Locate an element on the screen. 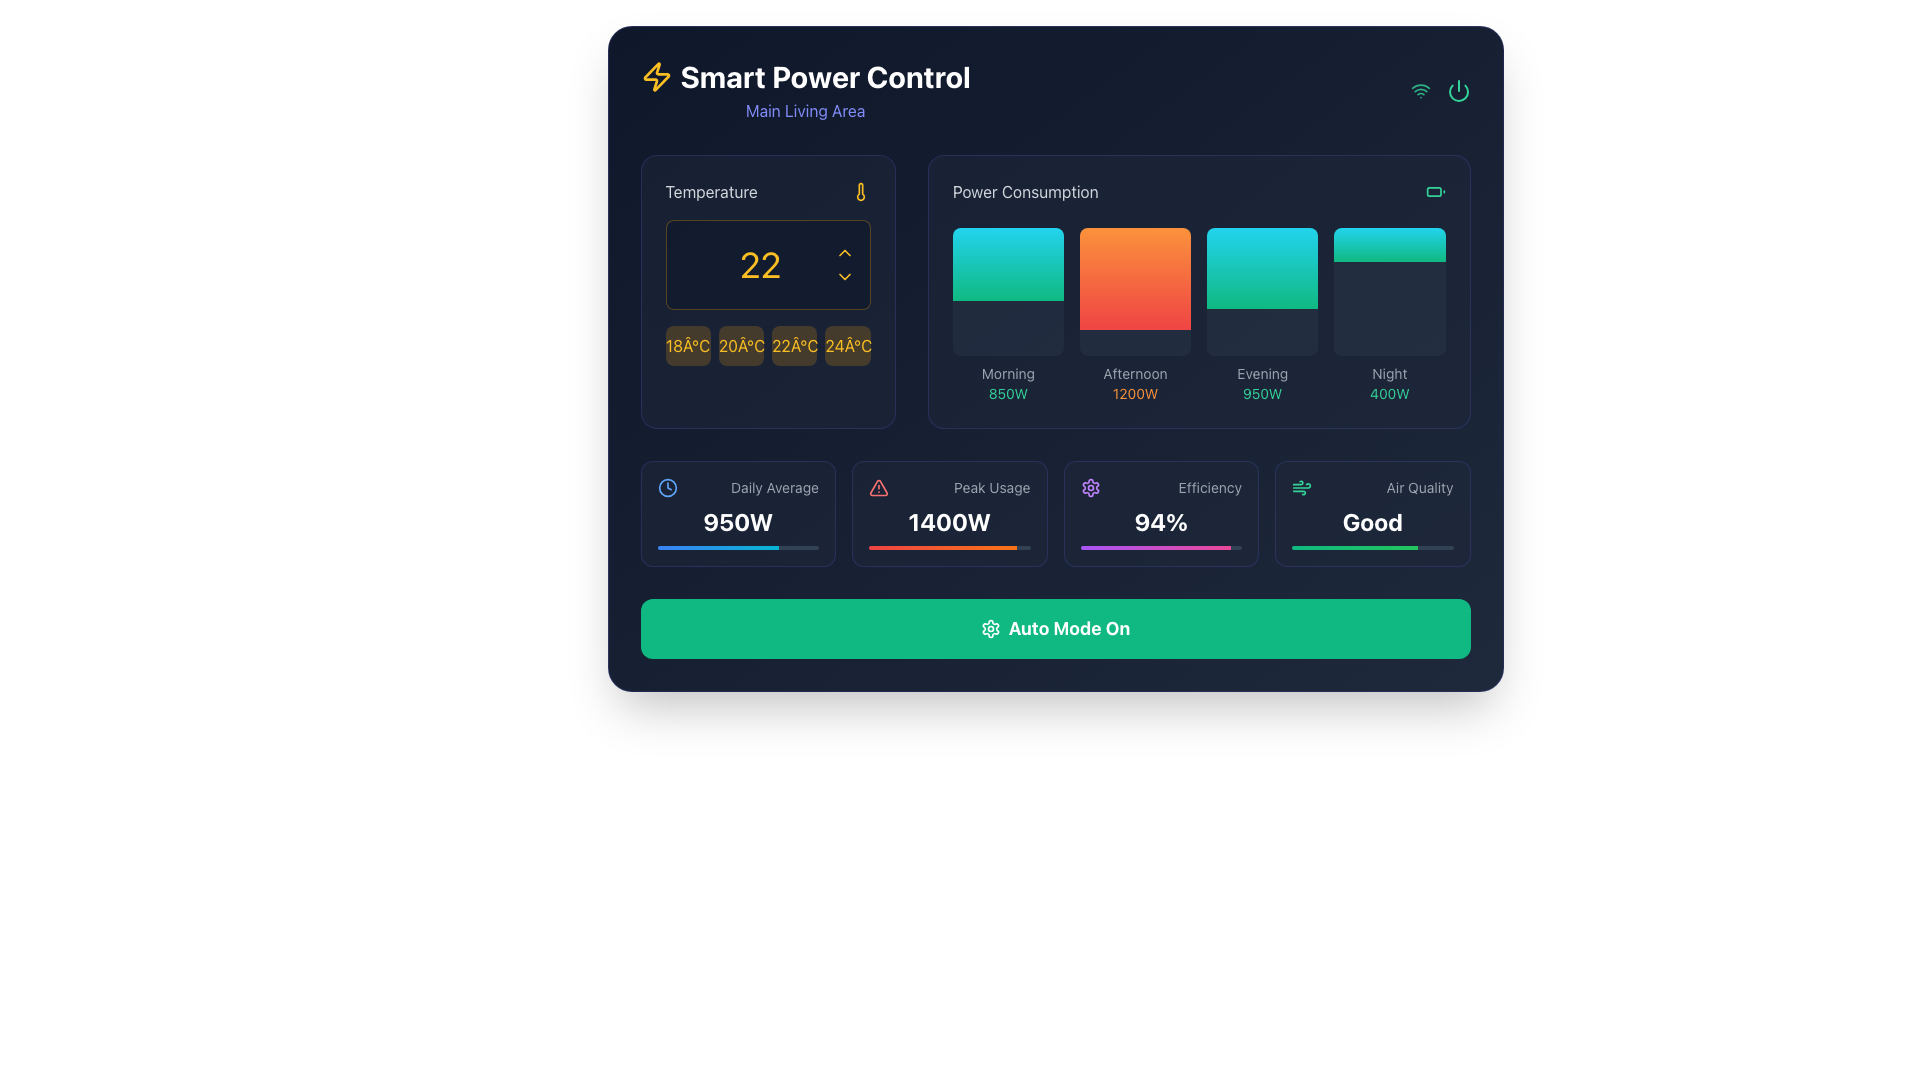 This screenshot has height=1080, width=1920. the progress bar, which is a thin, horizontally-oriented bar styled with a gradient color from purple to pink, located near the lower section of the interface is located at coordinates (1155, 547).